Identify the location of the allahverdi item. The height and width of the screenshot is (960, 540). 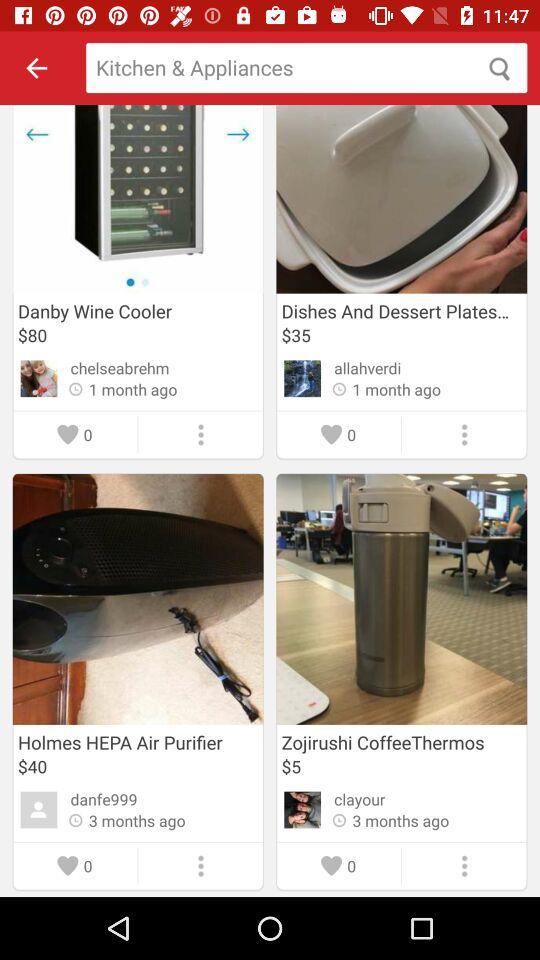
(366, 367).